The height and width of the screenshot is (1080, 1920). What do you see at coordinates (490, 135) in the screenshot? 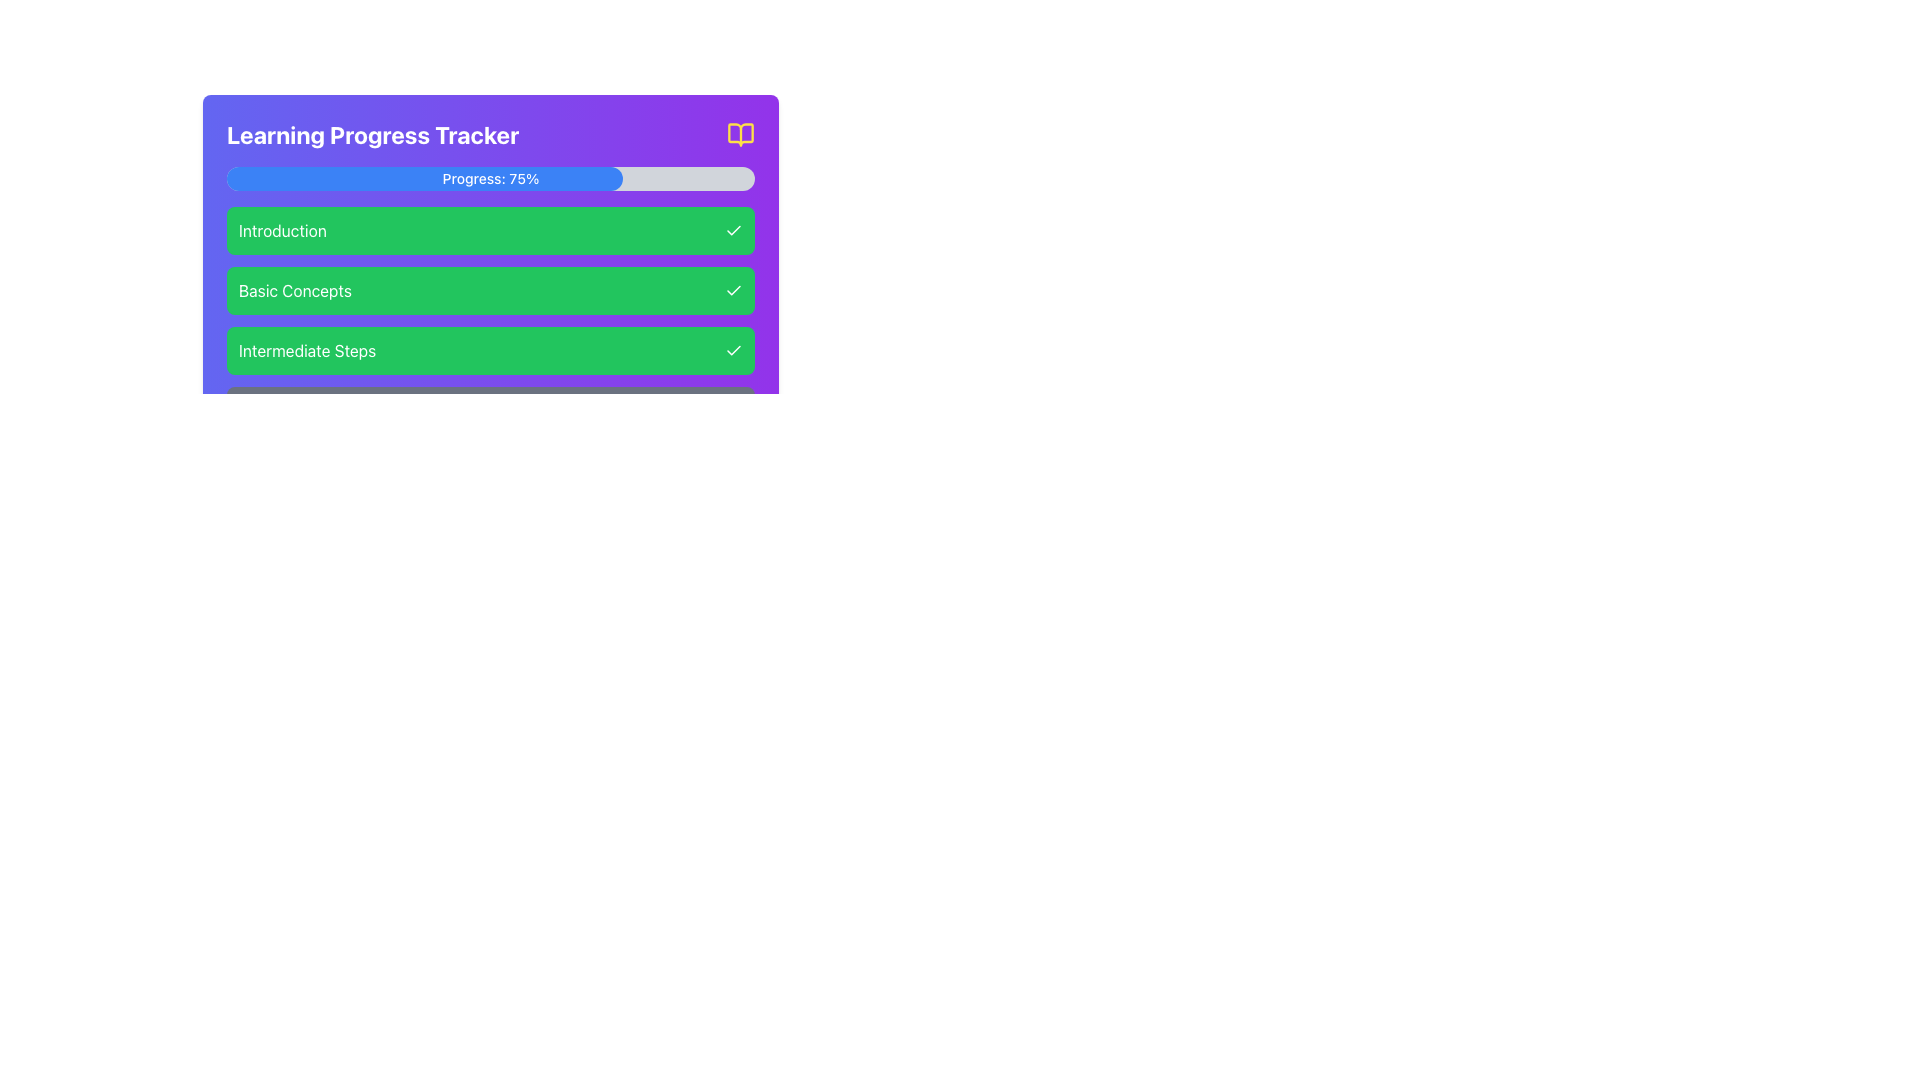
I see `the text label reading 'Learning Progress Tracker' which is styled in bold white font against a gradient purple background, located at the top of the learning progress tracker card` at bounding box center [490, 135].